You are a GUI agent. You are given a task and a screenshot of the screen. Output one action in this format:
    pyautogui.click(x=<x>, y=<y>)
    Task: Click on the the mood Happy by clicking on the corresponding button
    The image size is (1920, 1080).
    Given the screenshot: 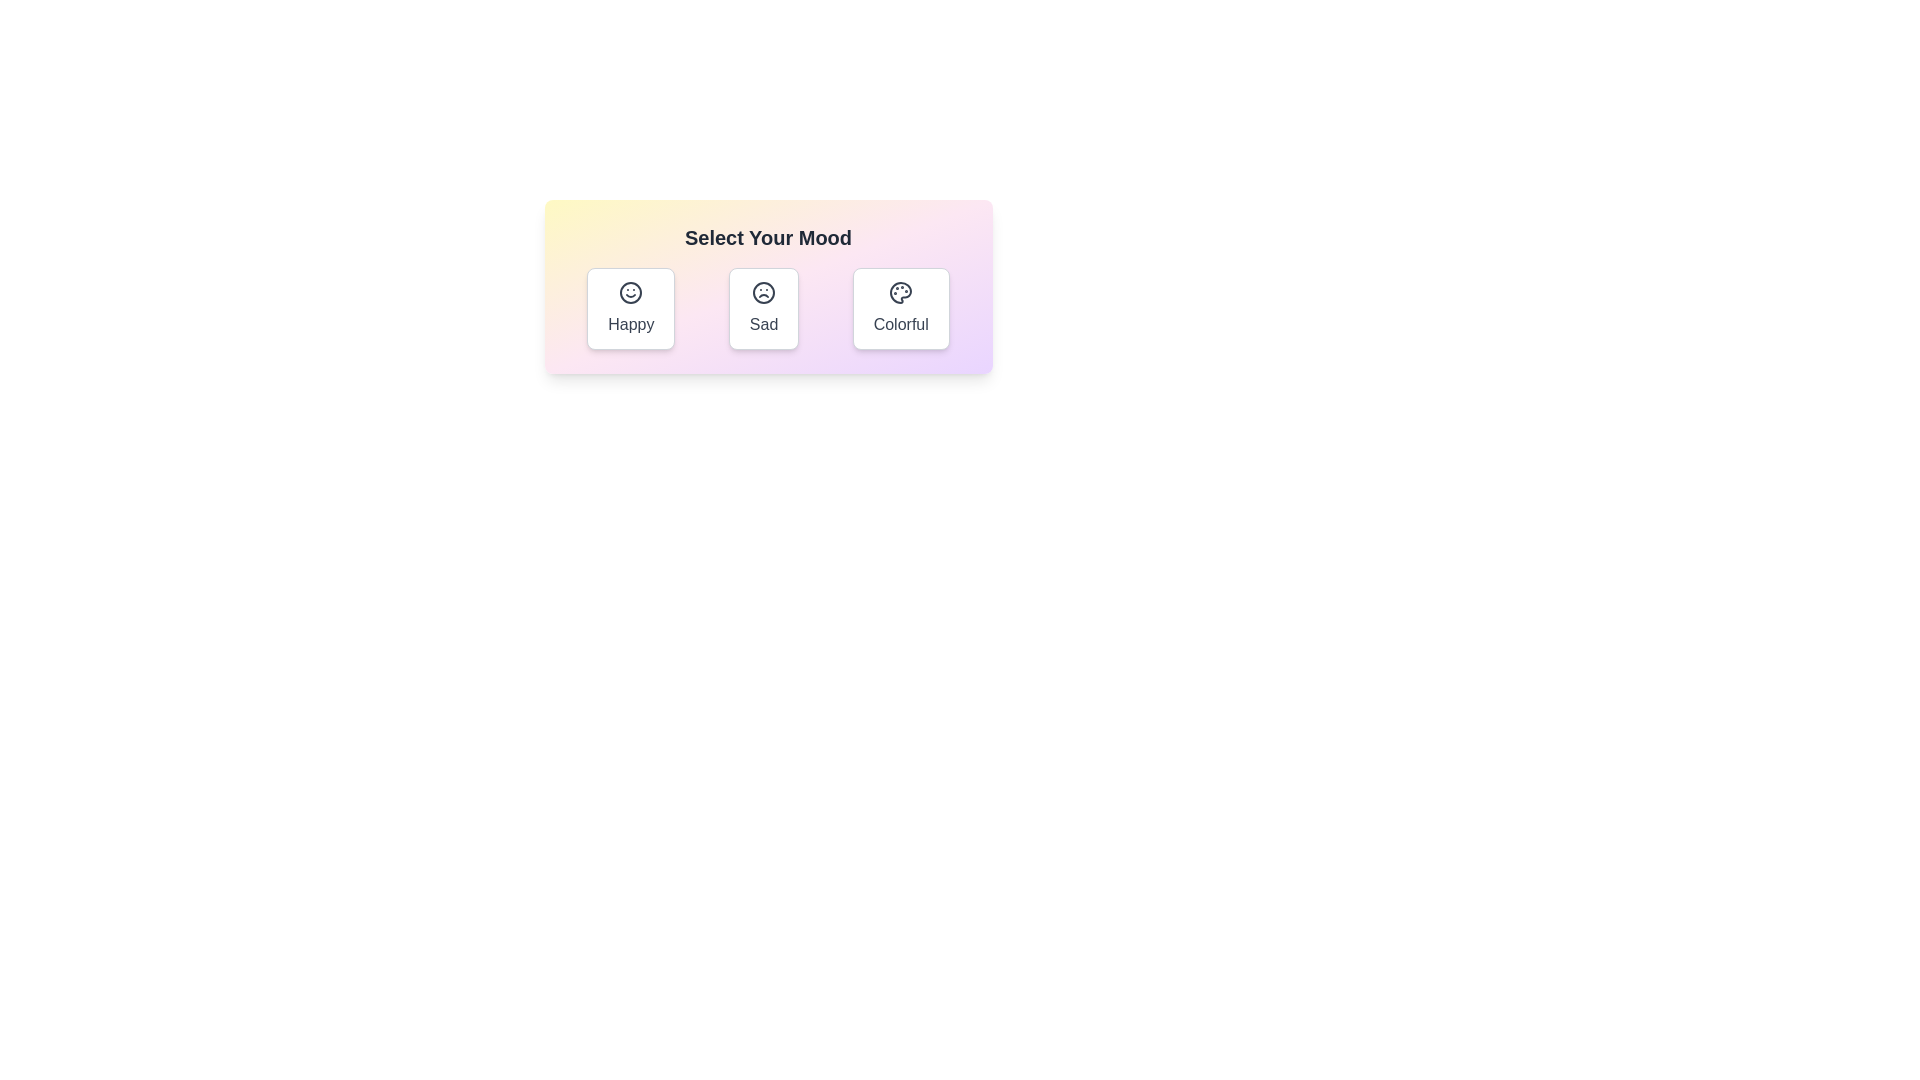 What is the action you would take?
    pyautogui.click(x=630, y=308)
    